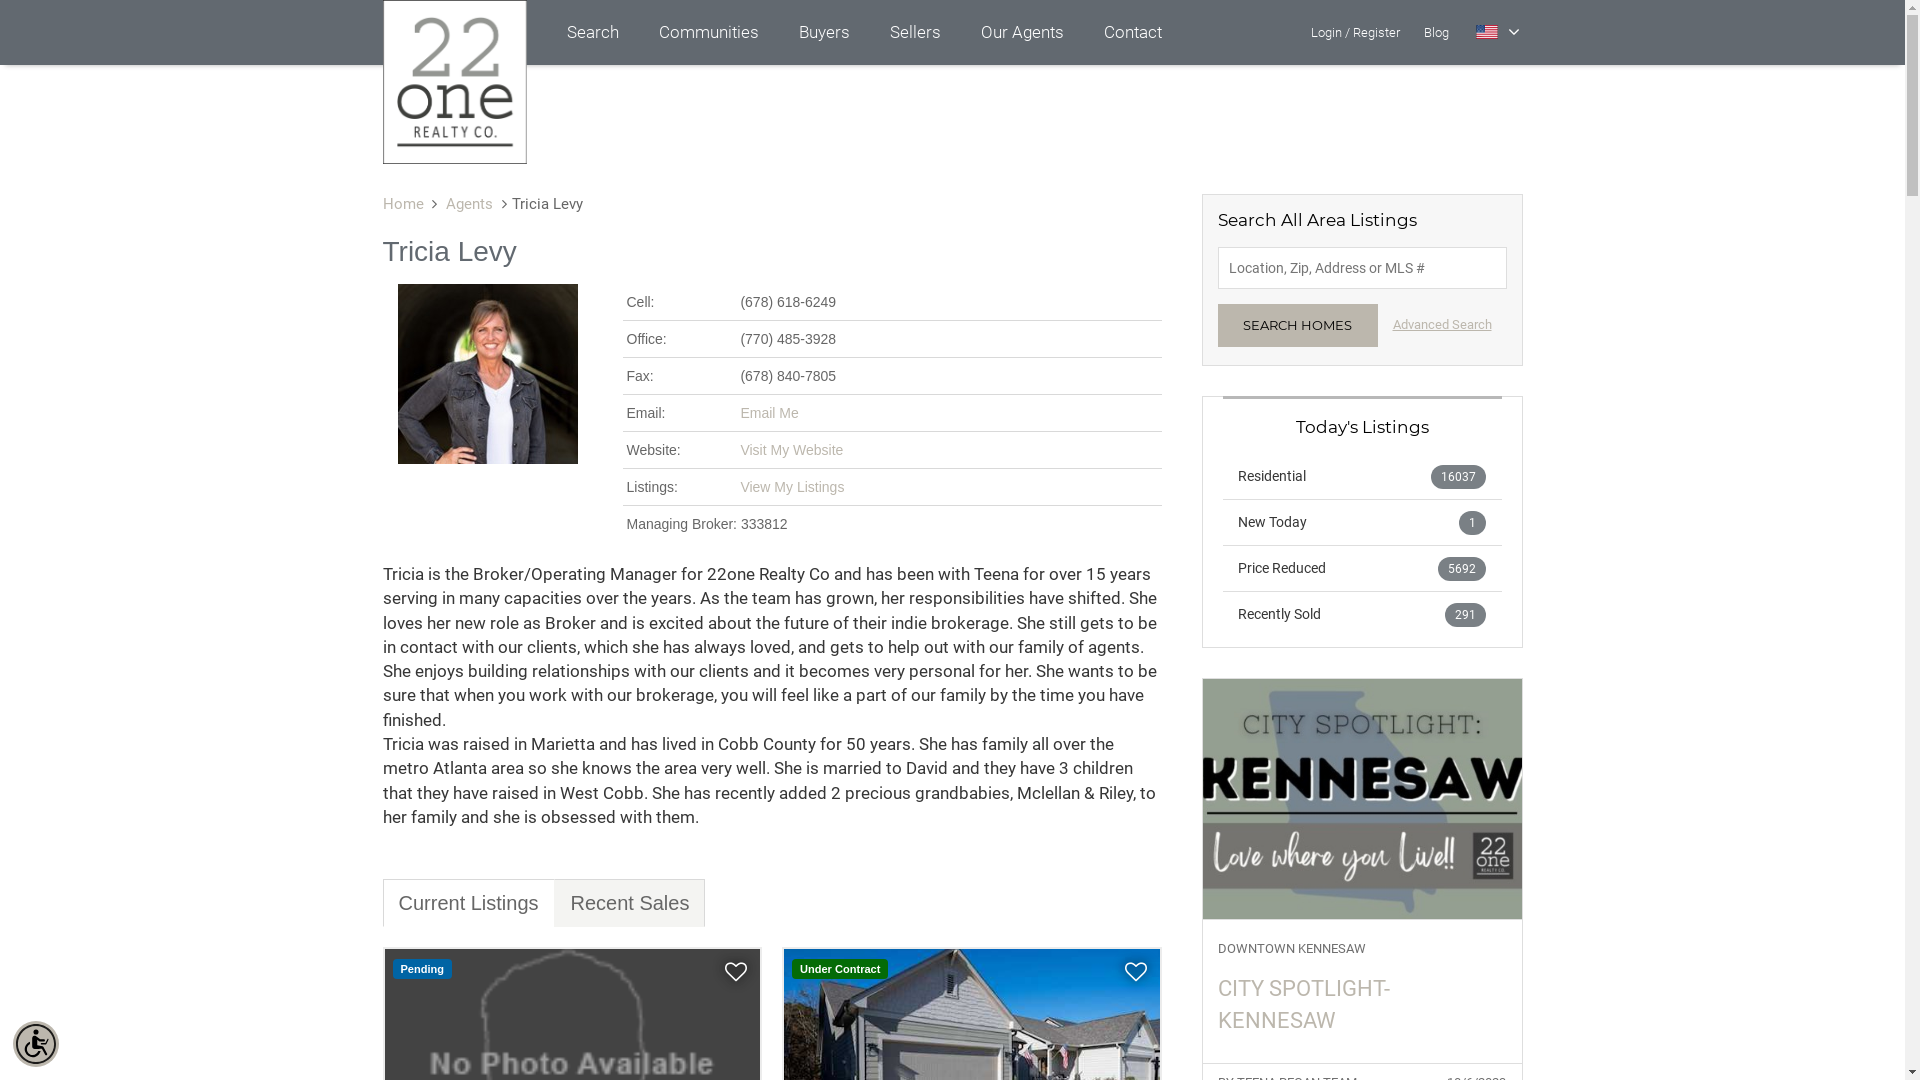 The width and height of the screenshot is (1920, 1080). What do you see at coordinates (790, 450) in the screenshot?
I see `'Visit My Website'` at bounding box center [790, 450].